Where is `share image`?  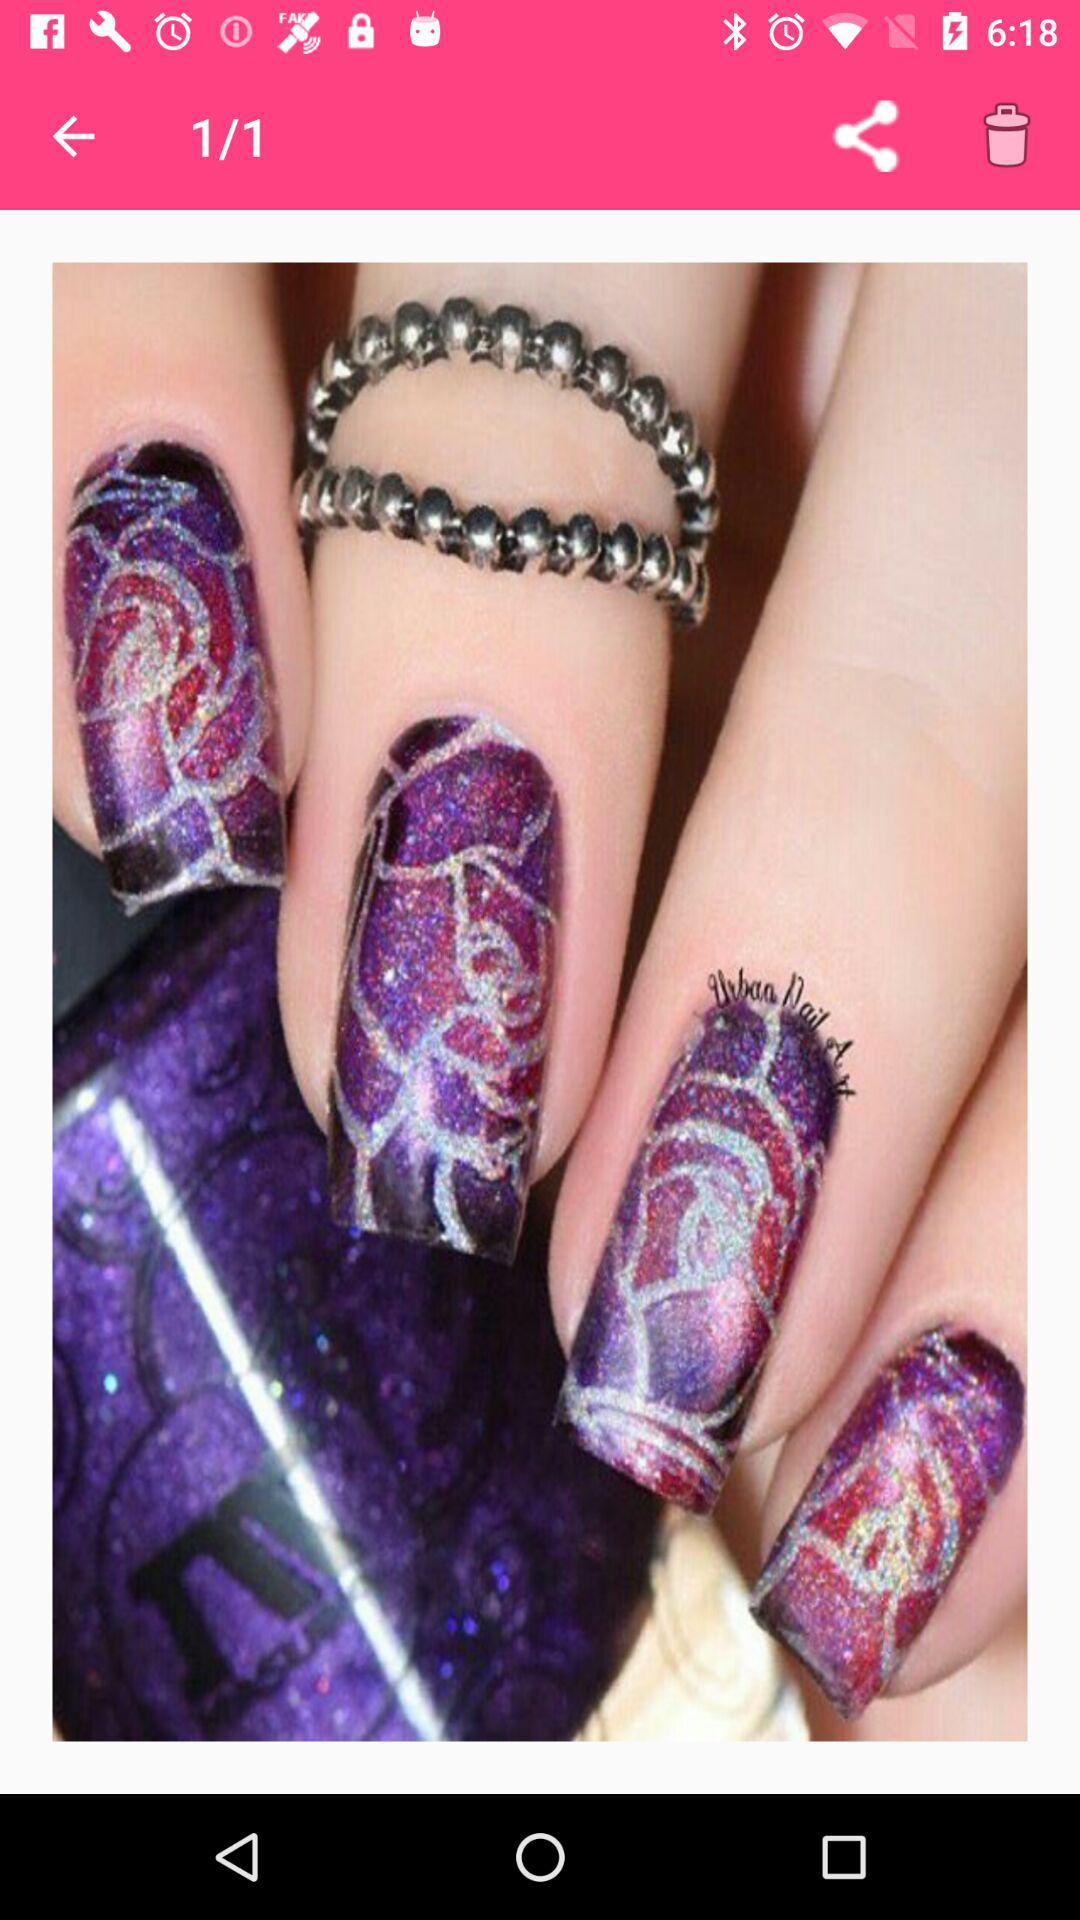
share image is located at coordinates (864, 135).